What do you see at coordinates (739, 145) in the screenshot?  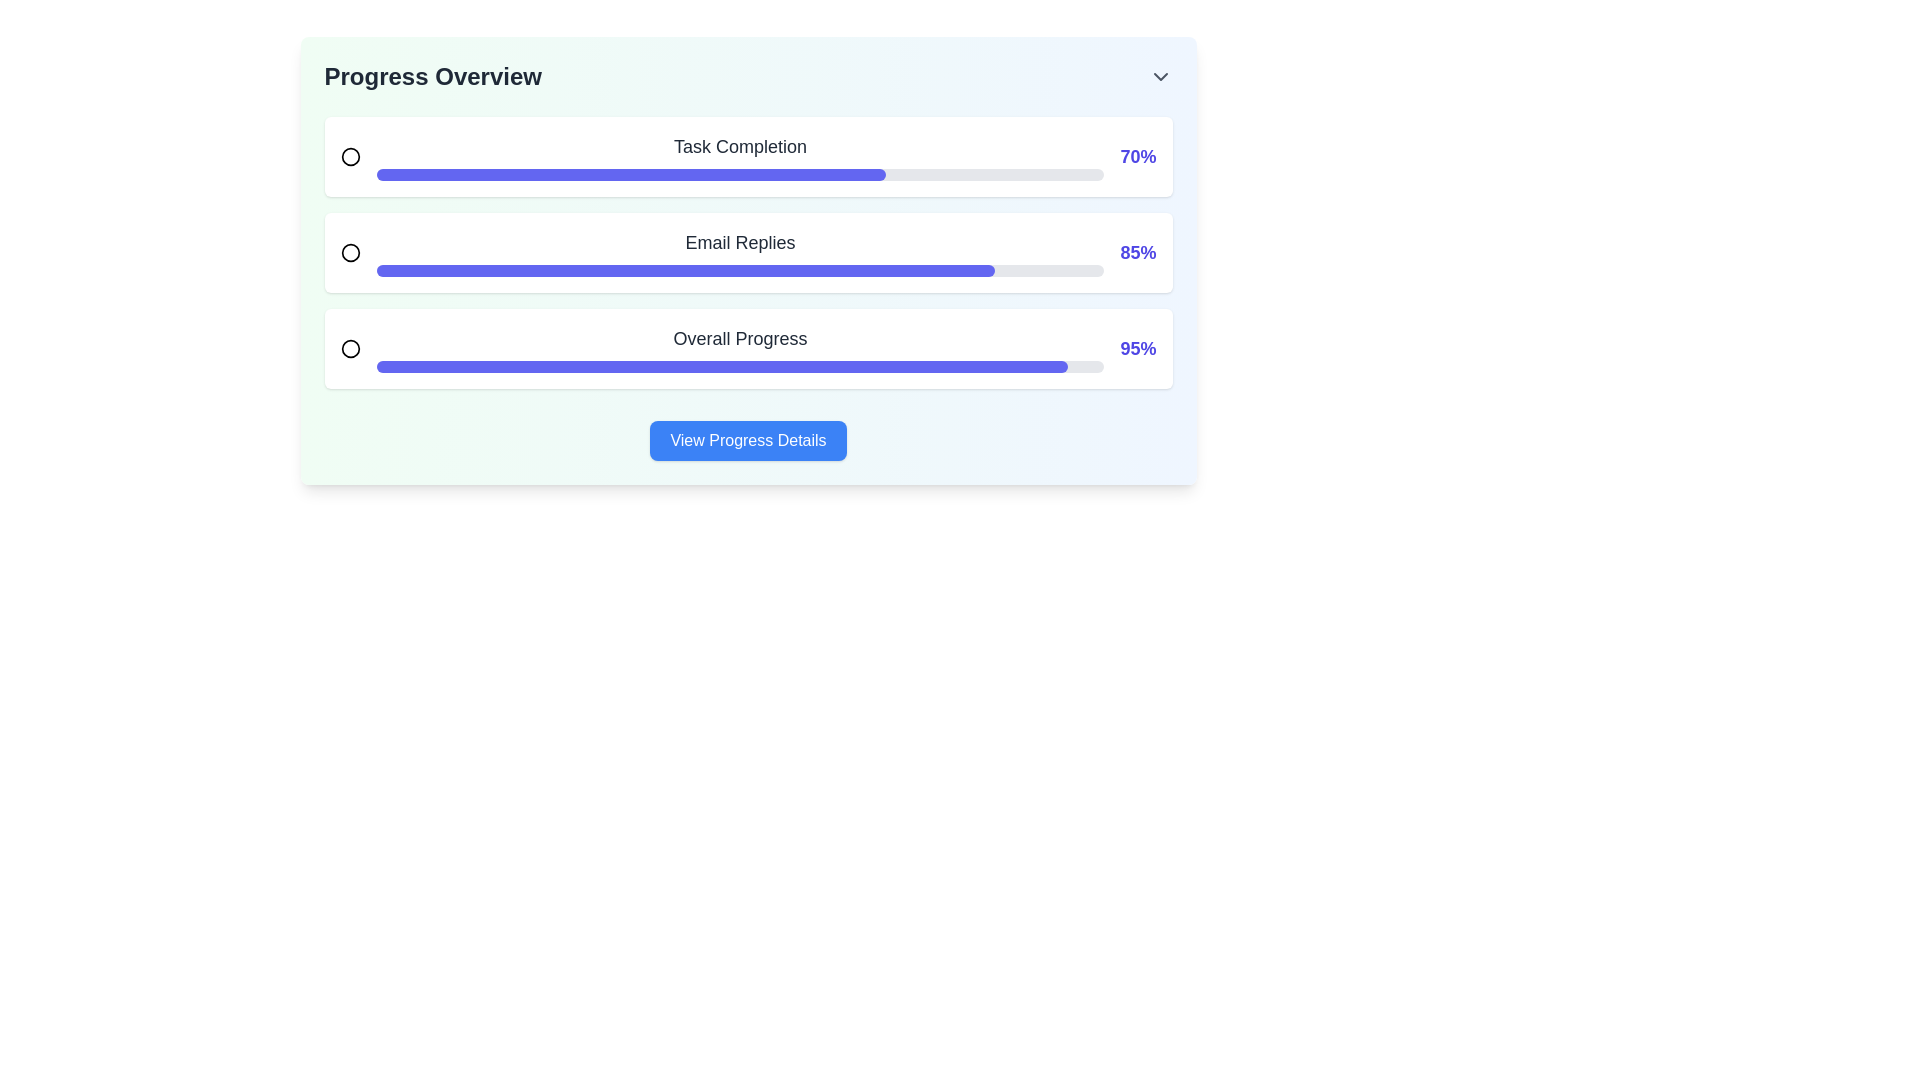 I see `the 'Task Completion' text label, which is styled in a larger bold font and colored dark gray, located near the top left of the layout in the progress overview section` at bounding box center [739, 145].